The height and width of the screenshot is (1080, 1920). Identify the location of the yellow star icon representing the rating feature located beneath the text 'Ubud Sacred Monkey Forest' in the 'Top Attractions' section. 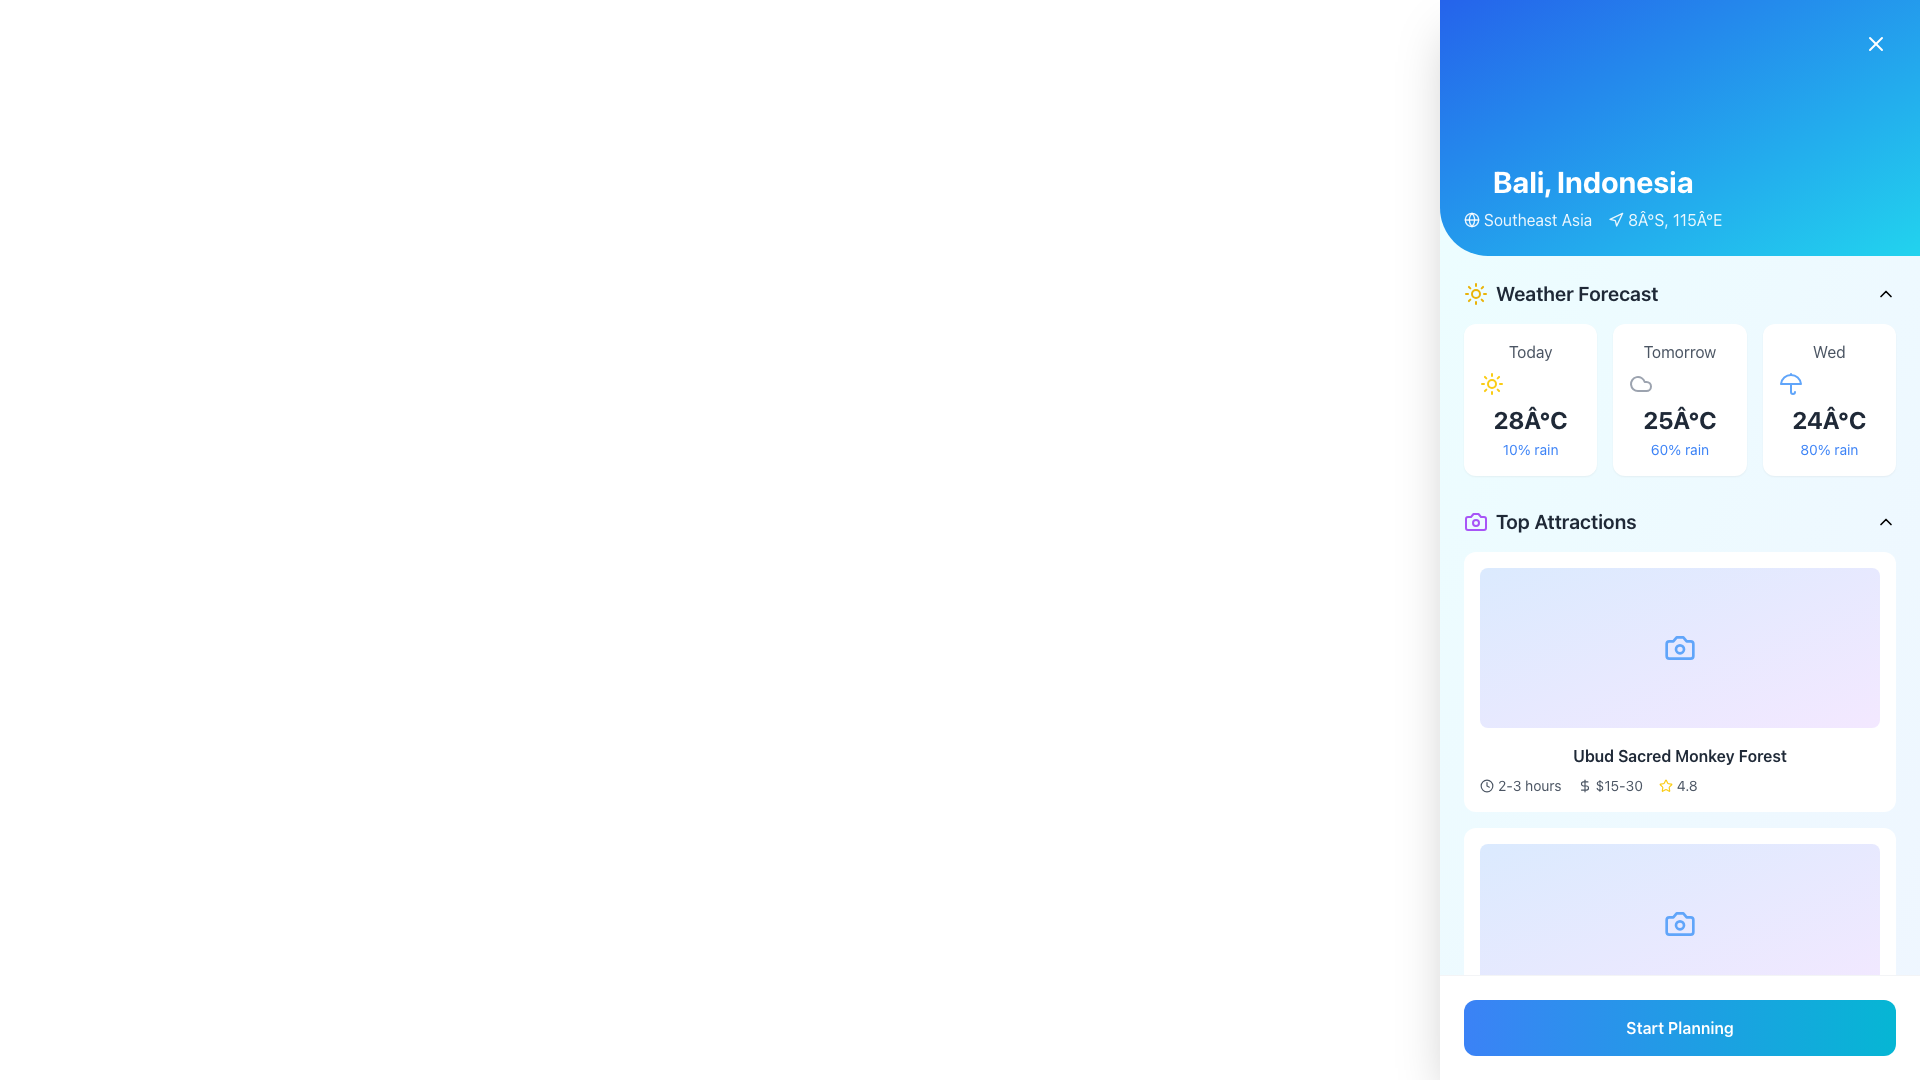
(1665, 1060).